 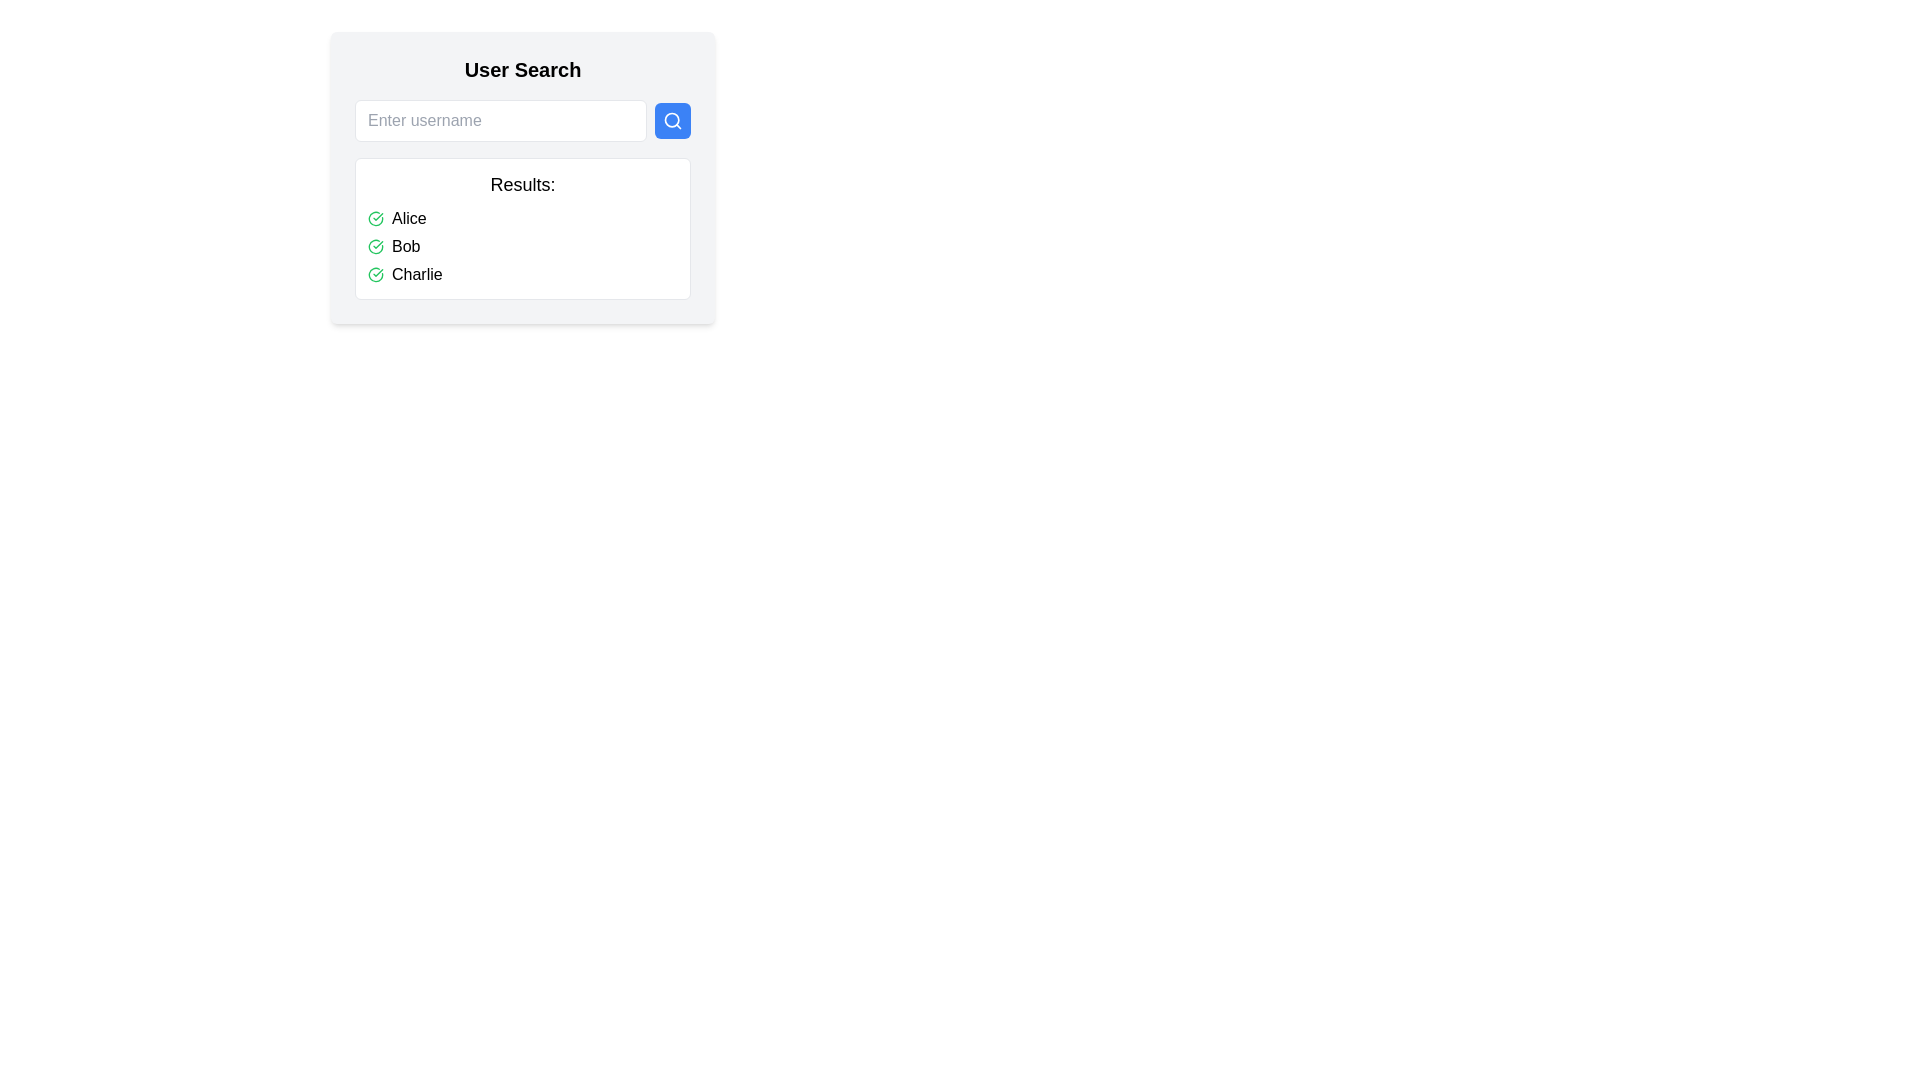 I want to click on the search button located to the right of the 'Enter username' text input field, so click(x=672, y=120).